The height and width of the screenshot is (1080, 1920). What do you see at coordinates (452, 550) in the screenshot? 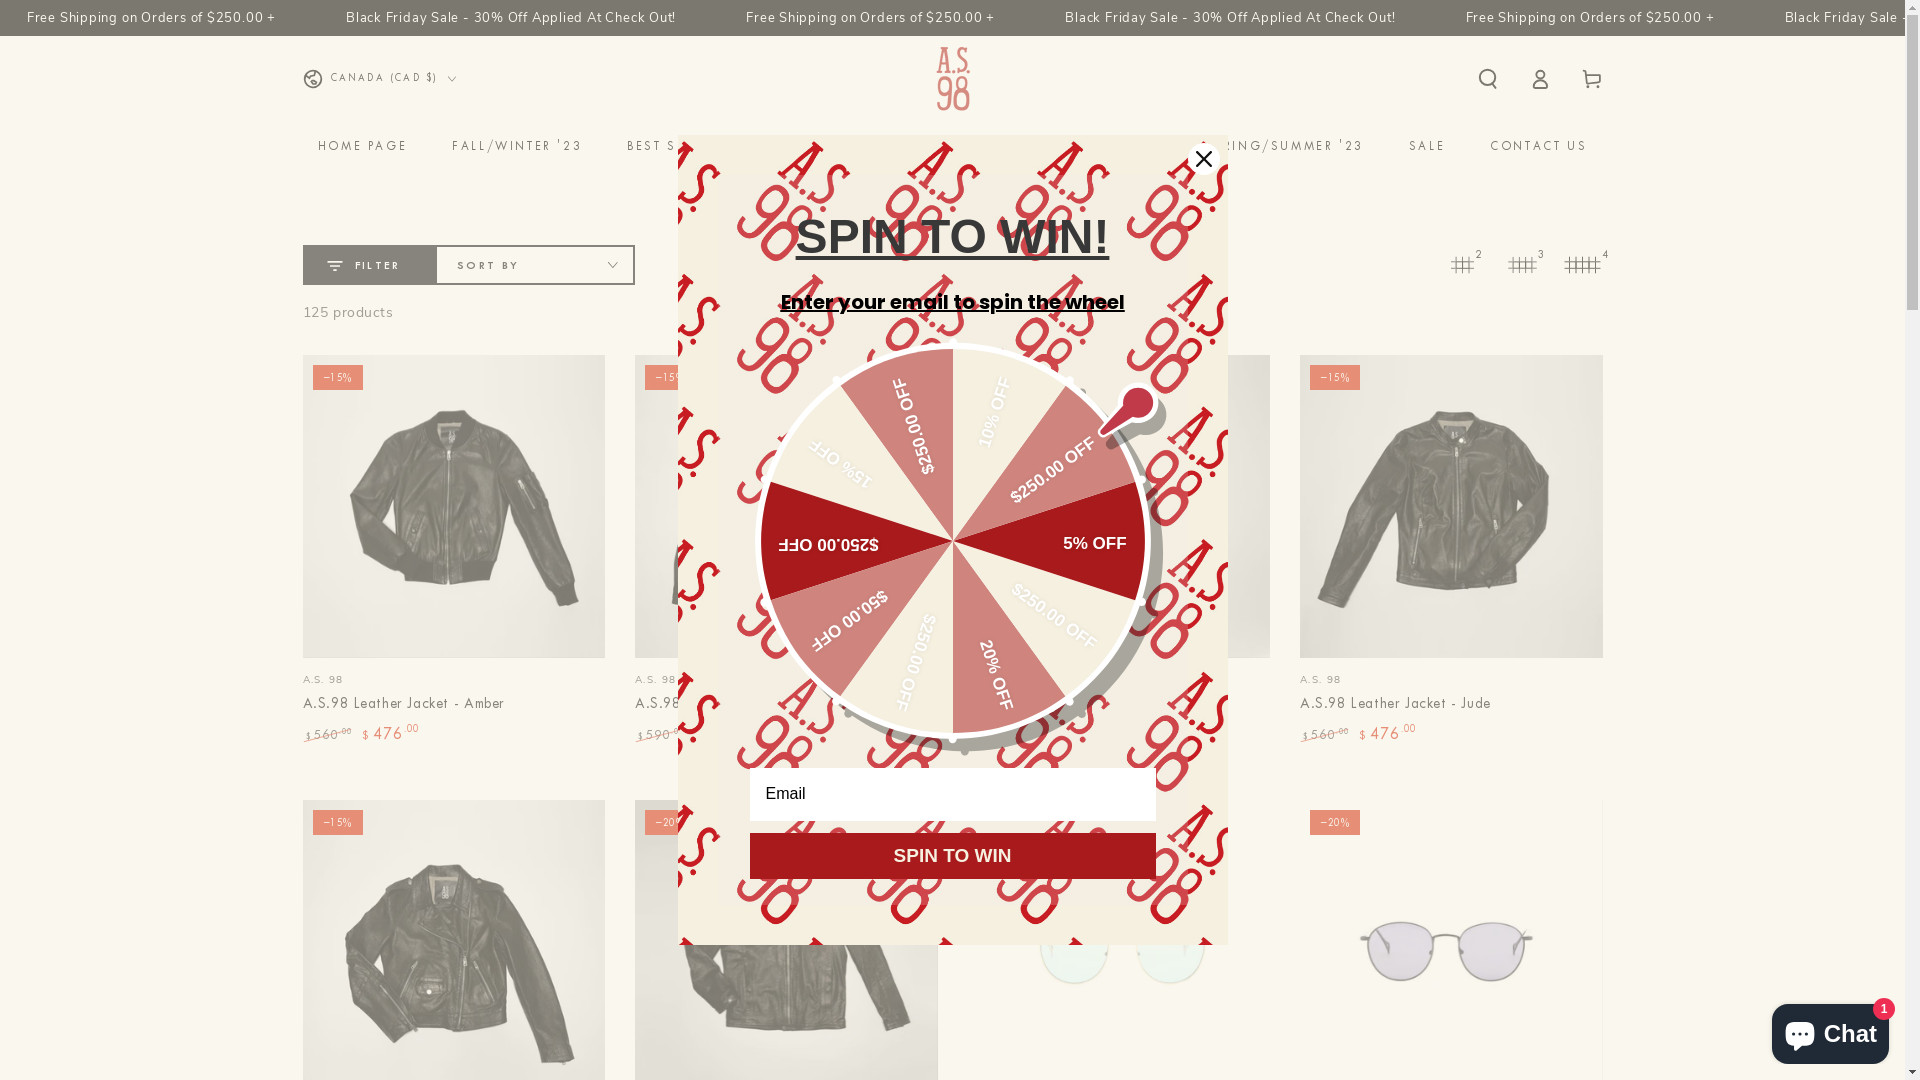
I see `'A.S.98 Leather Jacket - Amber'` at bounding box center [452, 550].